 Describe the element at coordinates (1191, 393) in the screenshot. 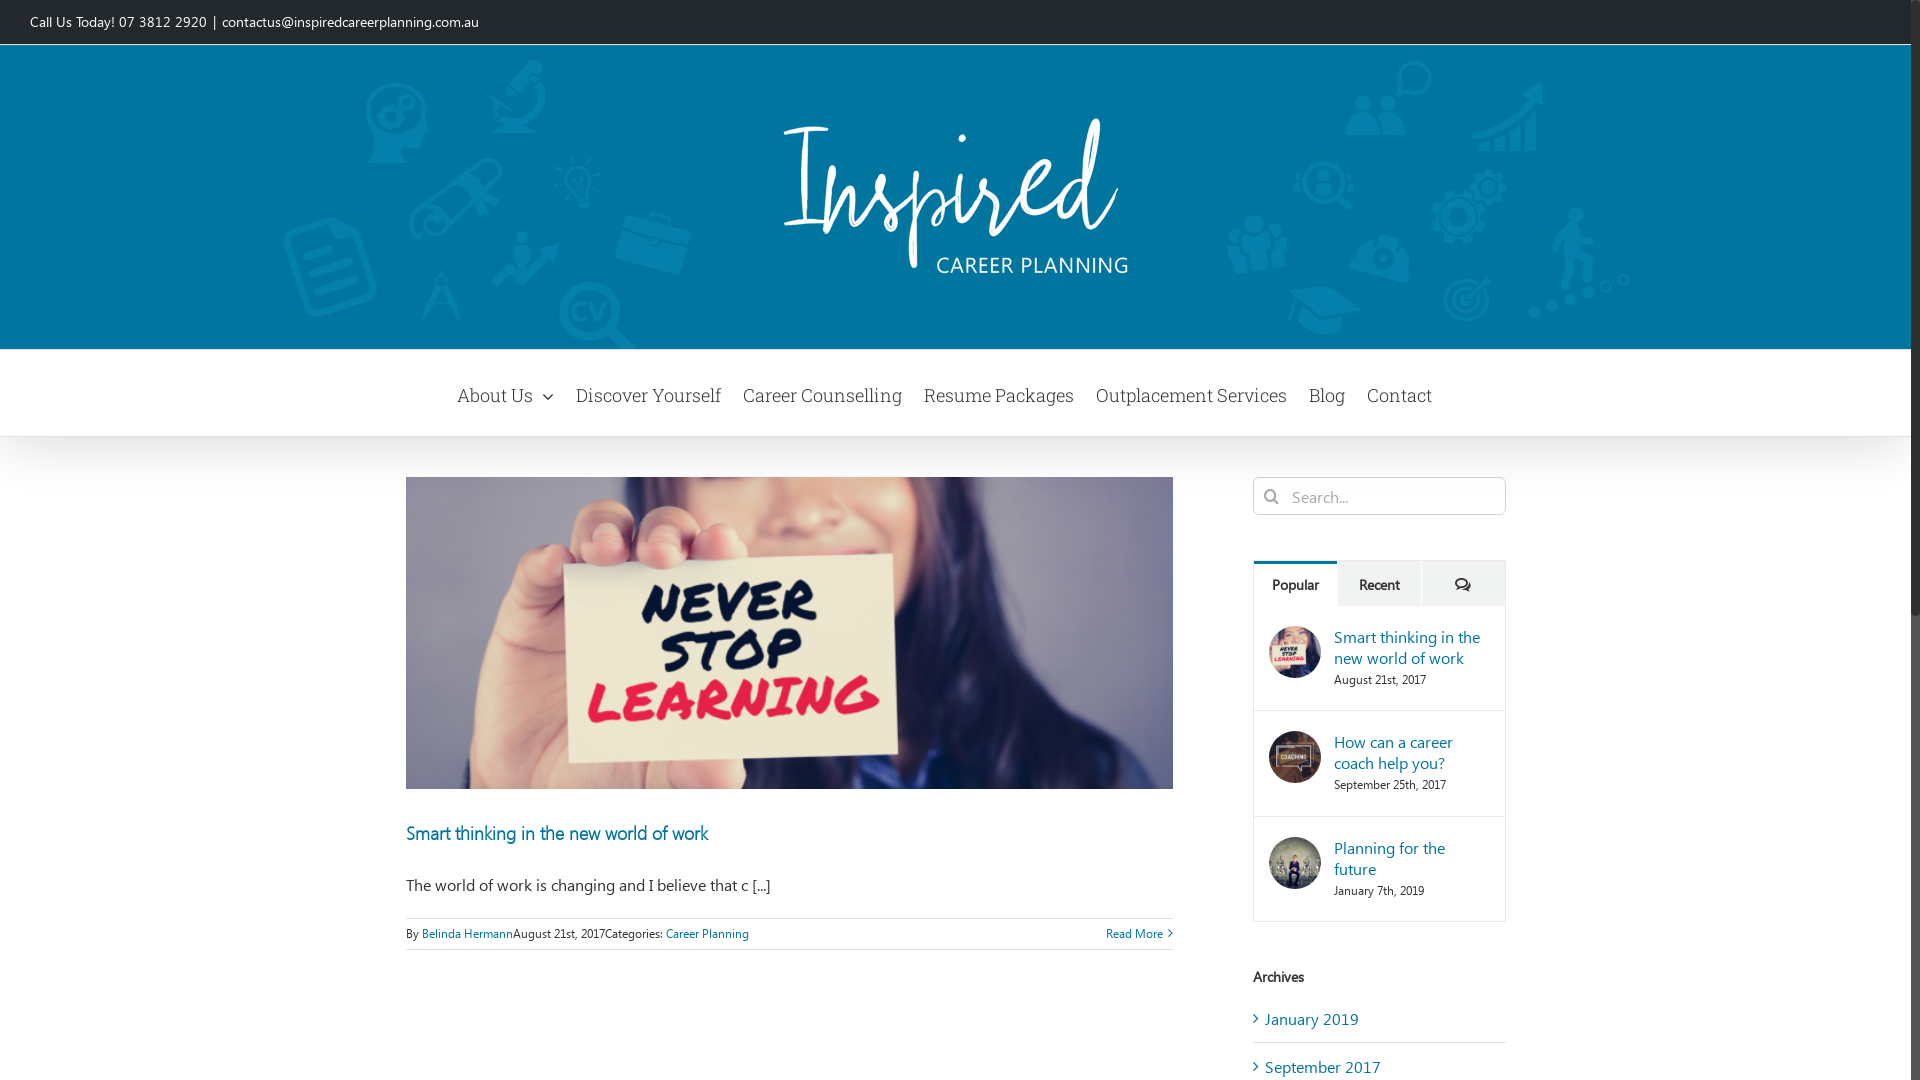

I see `'Outplacement Services'` at that location.